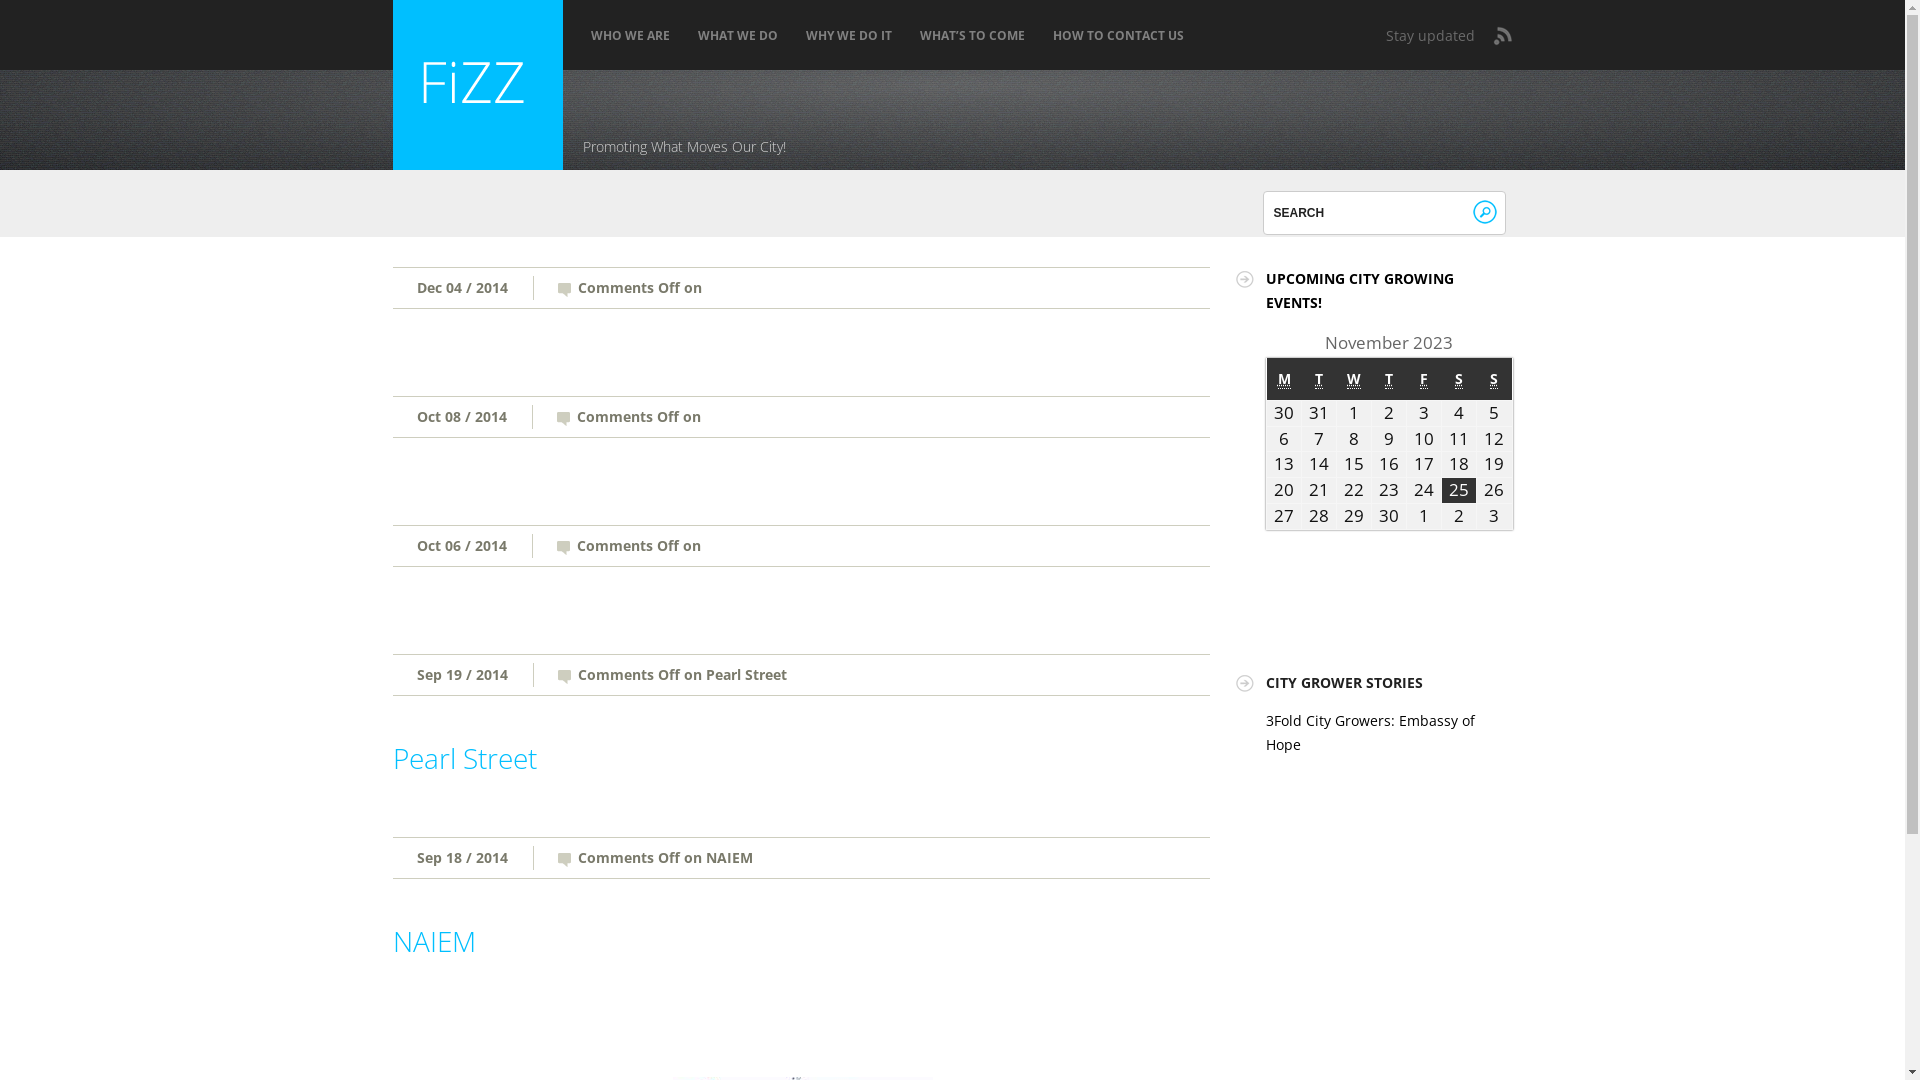 This screenshot has width=1920, height=1080. I want to click on 'WHY WE DO IT', so click(849, 35).